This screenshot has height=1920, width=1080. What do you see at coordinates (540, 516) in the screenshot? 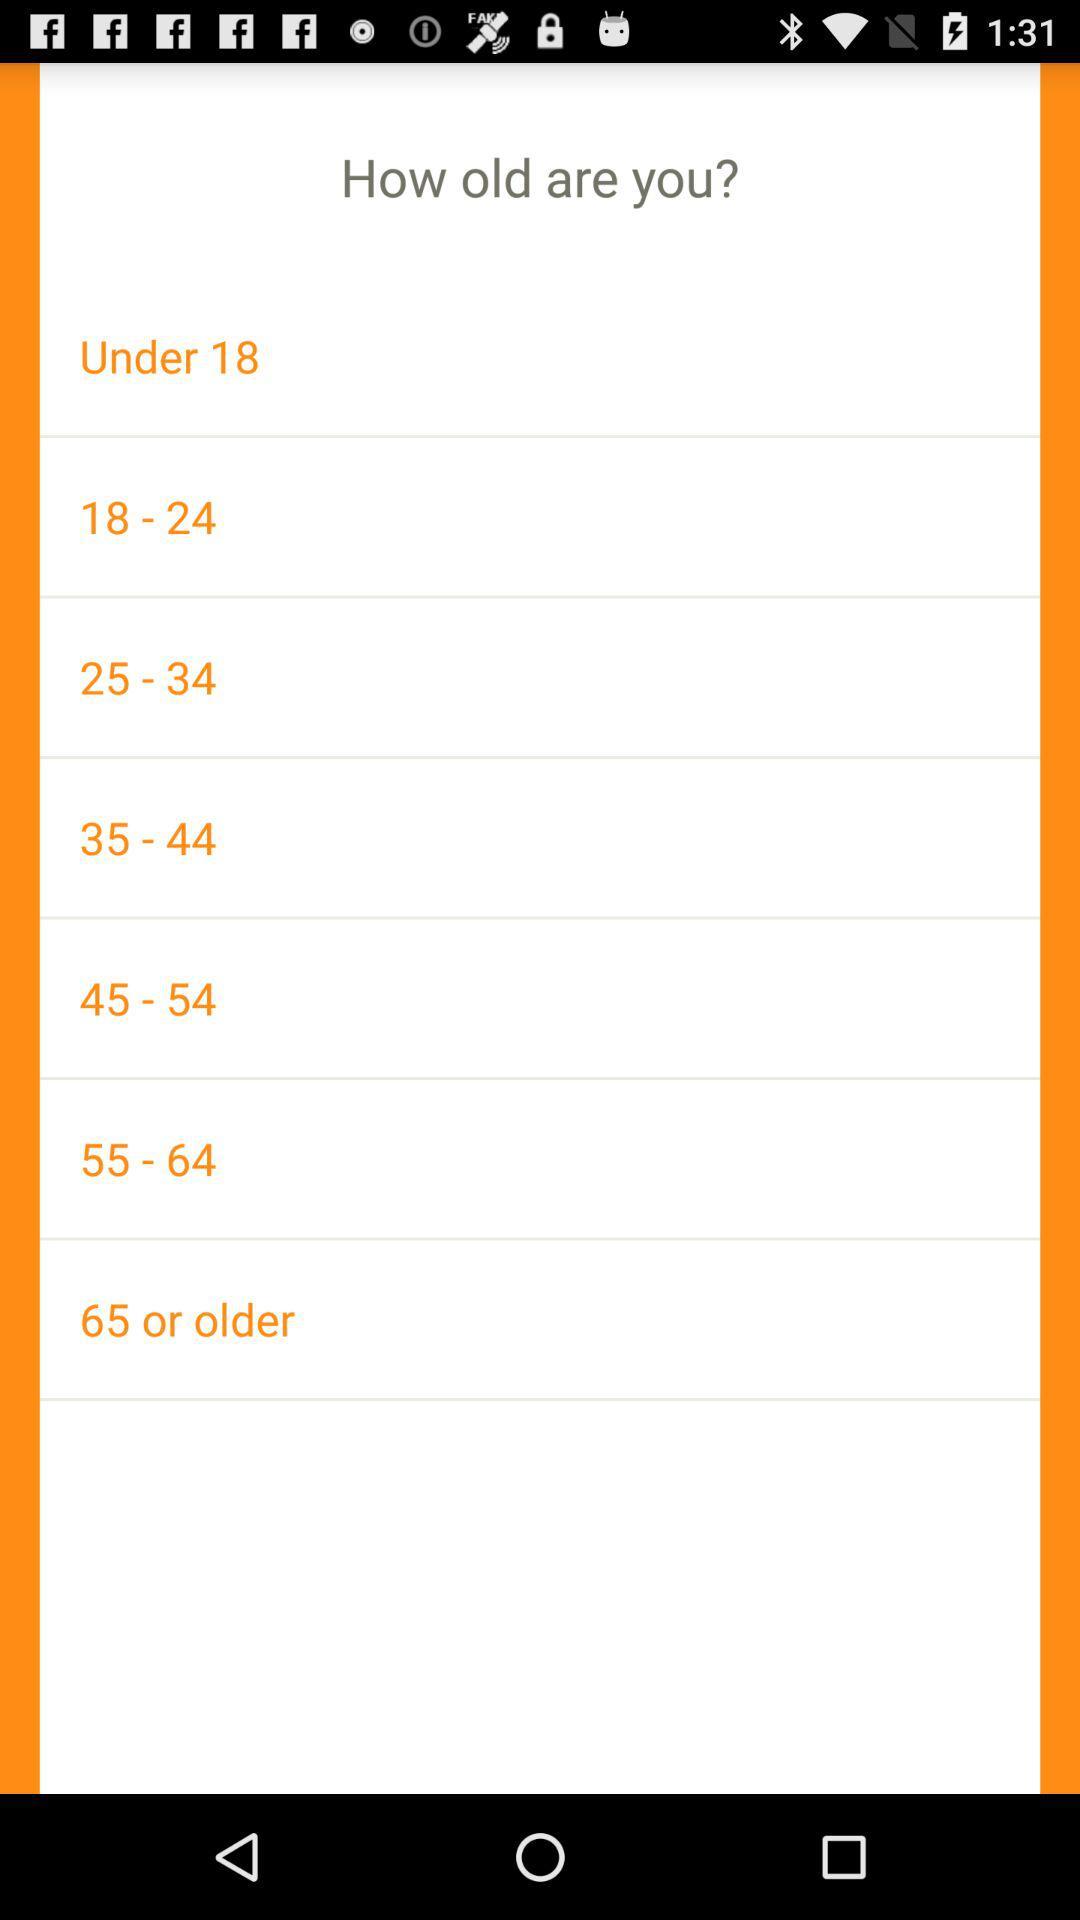
I see `the icon above the 25 - 34 item` at bounding box center [540, 516].